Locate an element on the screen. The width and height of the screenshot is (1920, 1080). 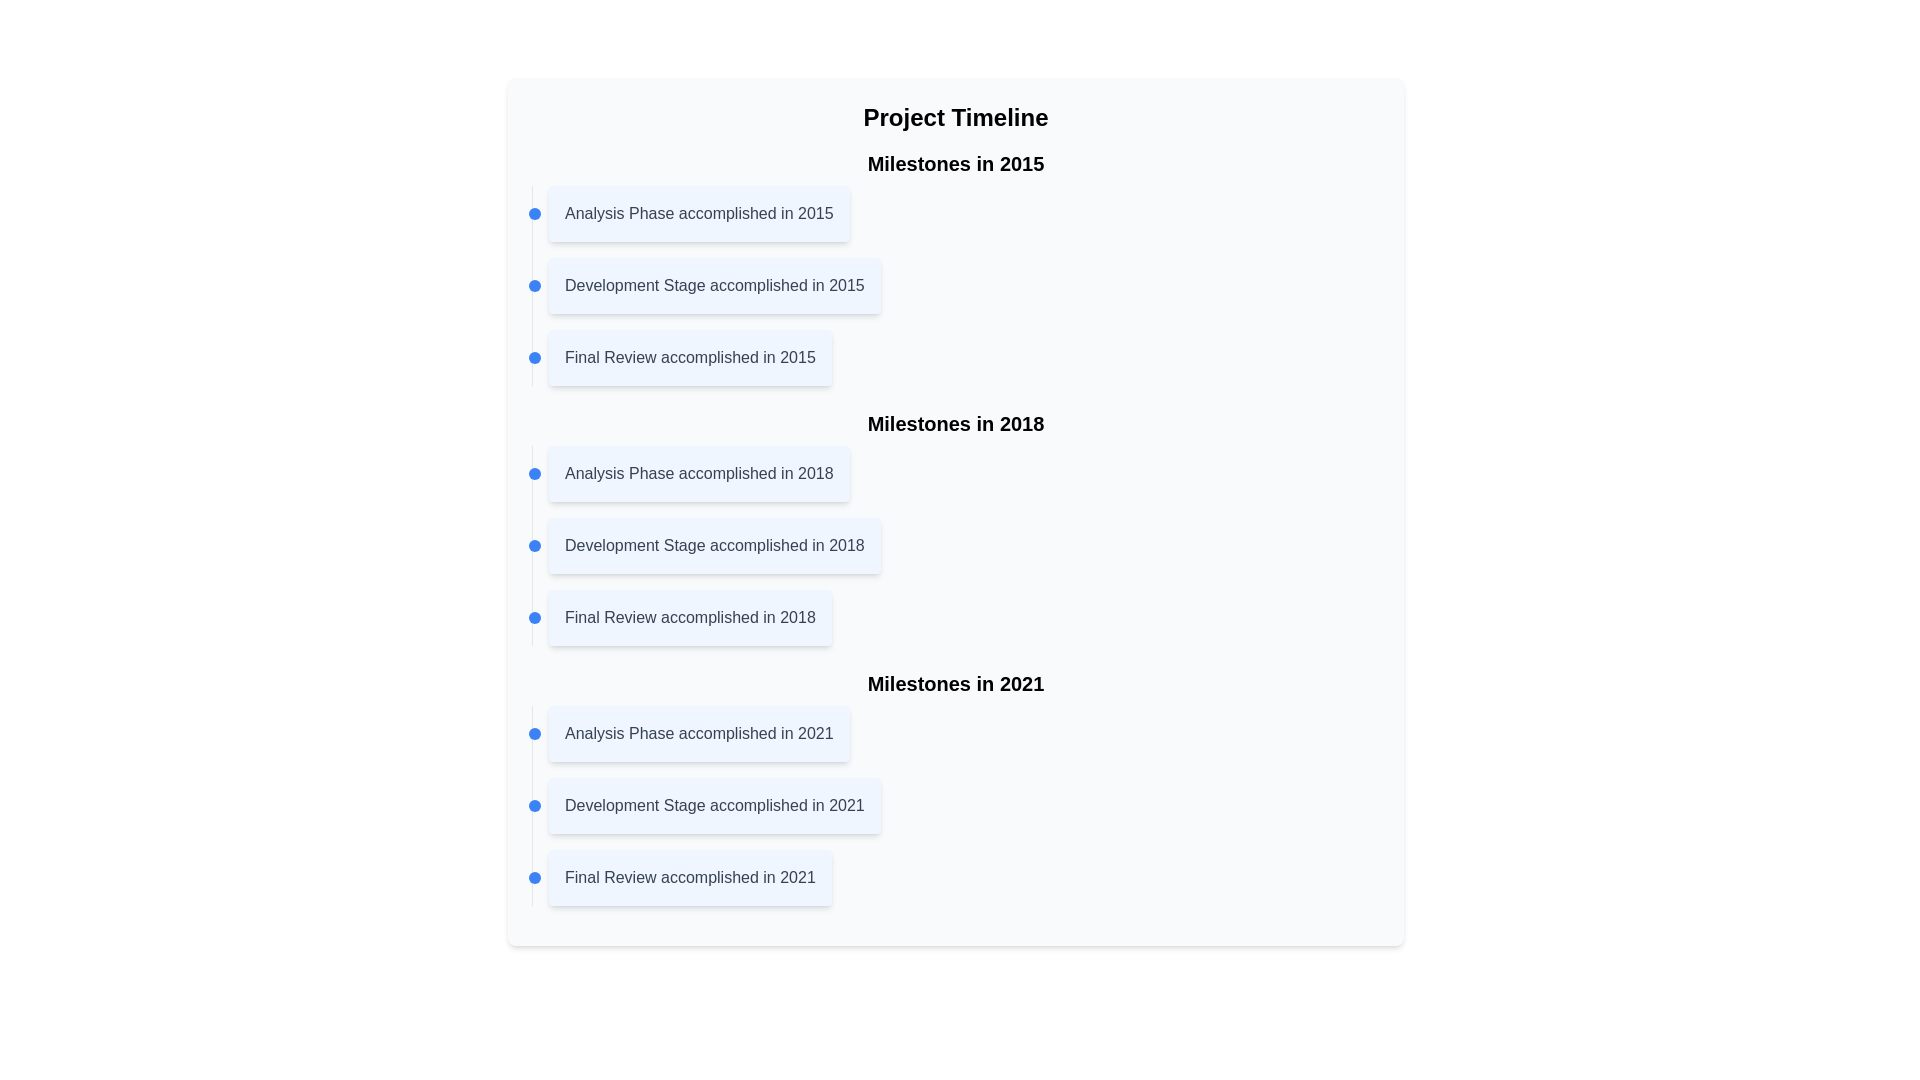
the informational text label that indicates 'Analysis Phase accomplished in 2021' located in the 'Milestones in 2021' section is located at coordinates (699, 733).